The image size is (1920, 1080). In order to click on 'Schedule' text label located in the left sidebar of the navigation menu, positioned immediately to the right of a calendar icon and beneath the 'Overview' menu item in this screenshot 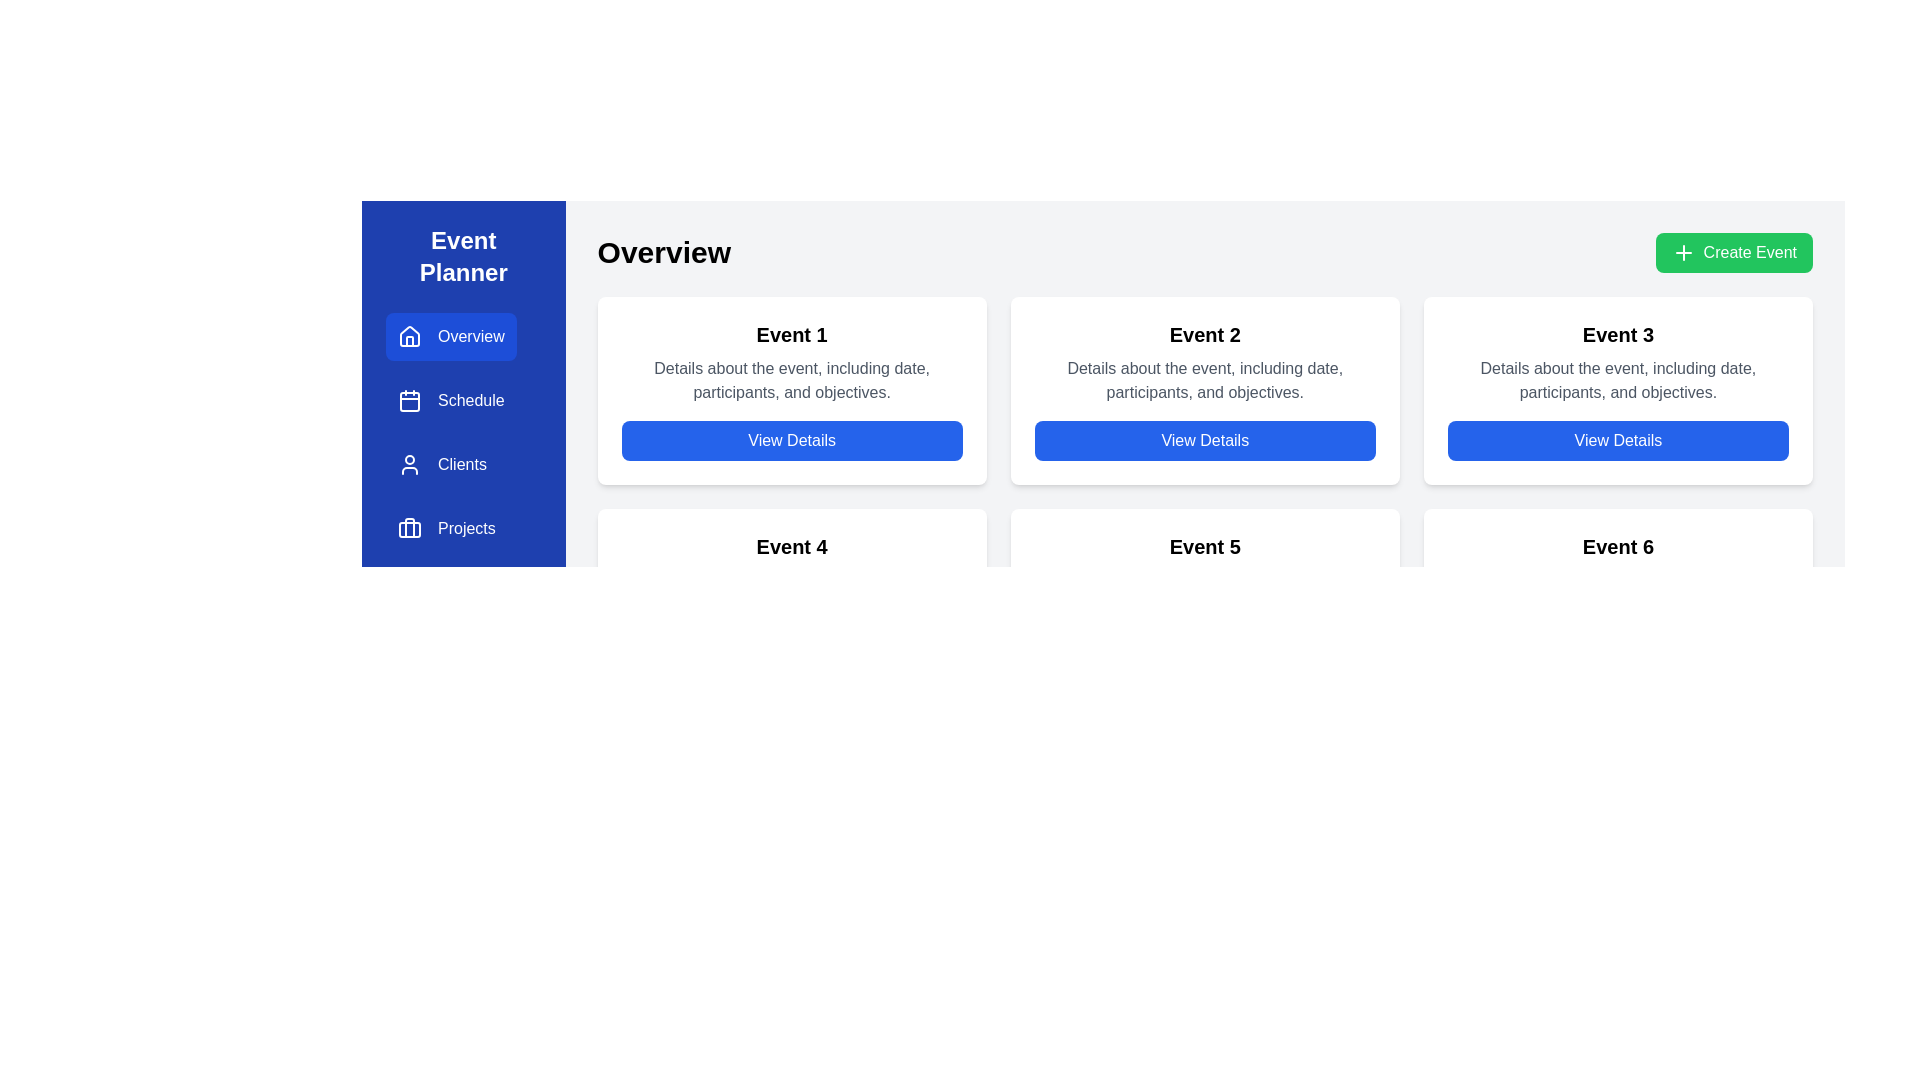, I will do `click(470, 401)`.